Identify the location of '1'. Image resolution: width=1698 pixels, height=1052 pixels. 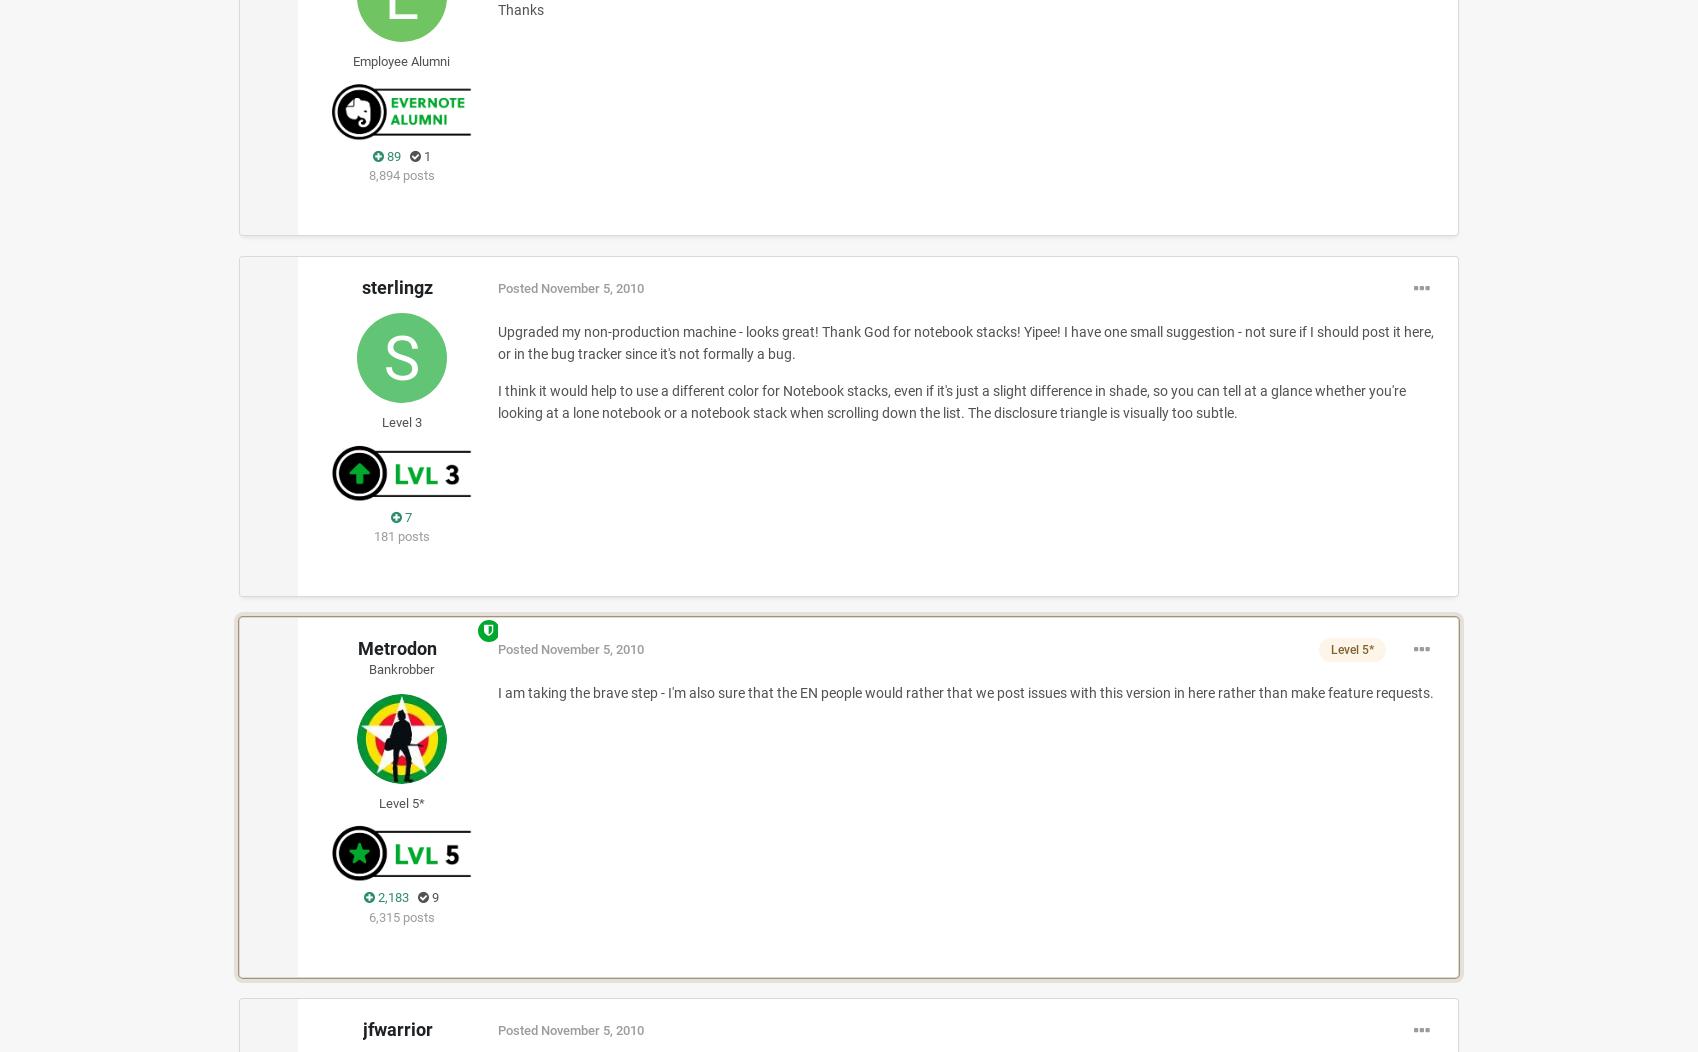
(424, 154).